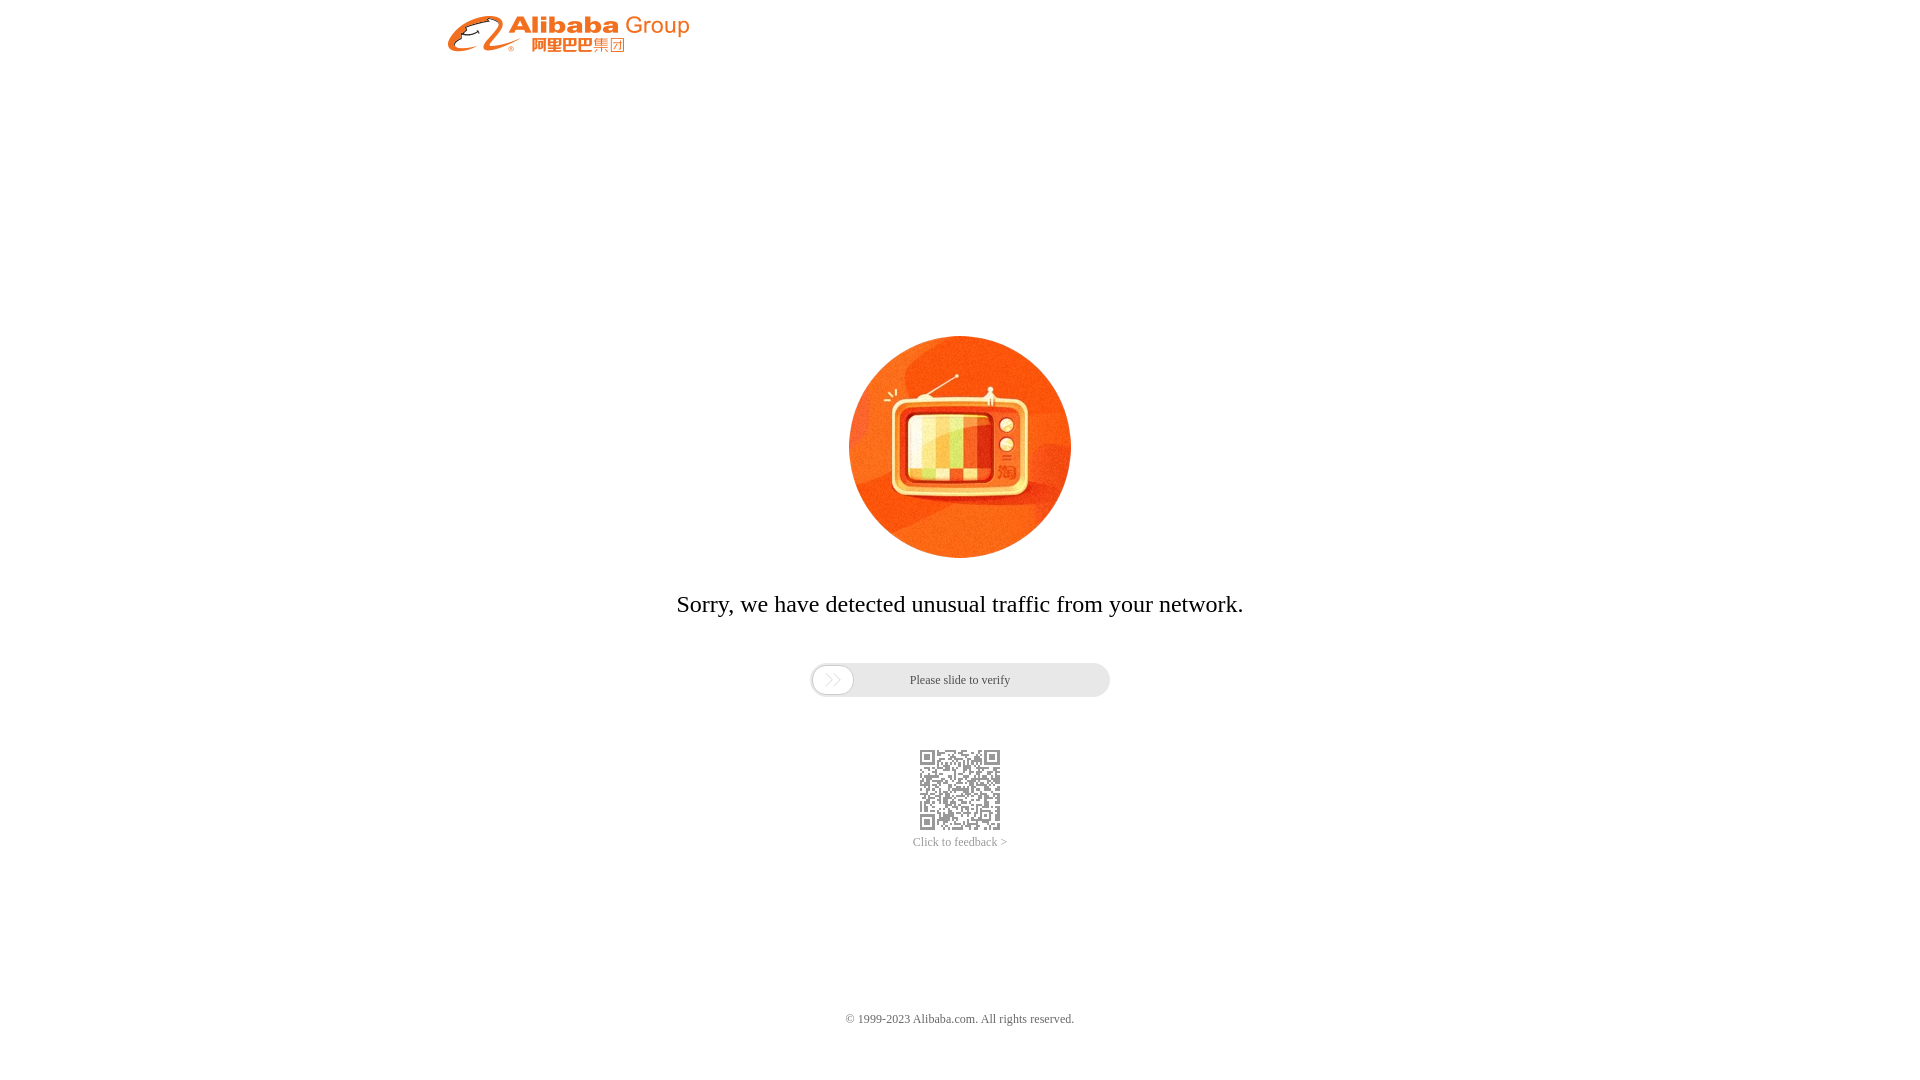 The height and width of the screenshot is (1080, 1920). I want to click on 'Click to feedback >', so click(911, 842).